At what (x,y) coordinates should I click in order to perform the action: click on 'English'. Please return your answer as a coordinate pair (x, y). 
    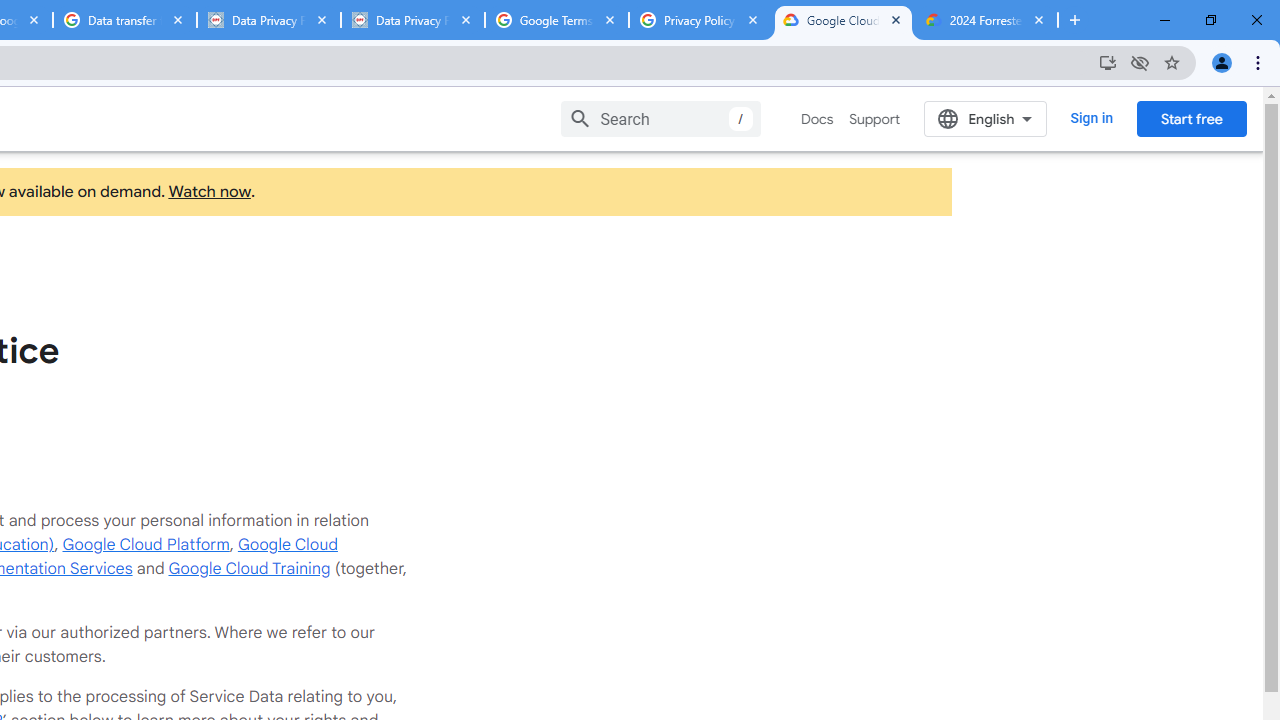
    Looking at the image, I should click on (985, 118).